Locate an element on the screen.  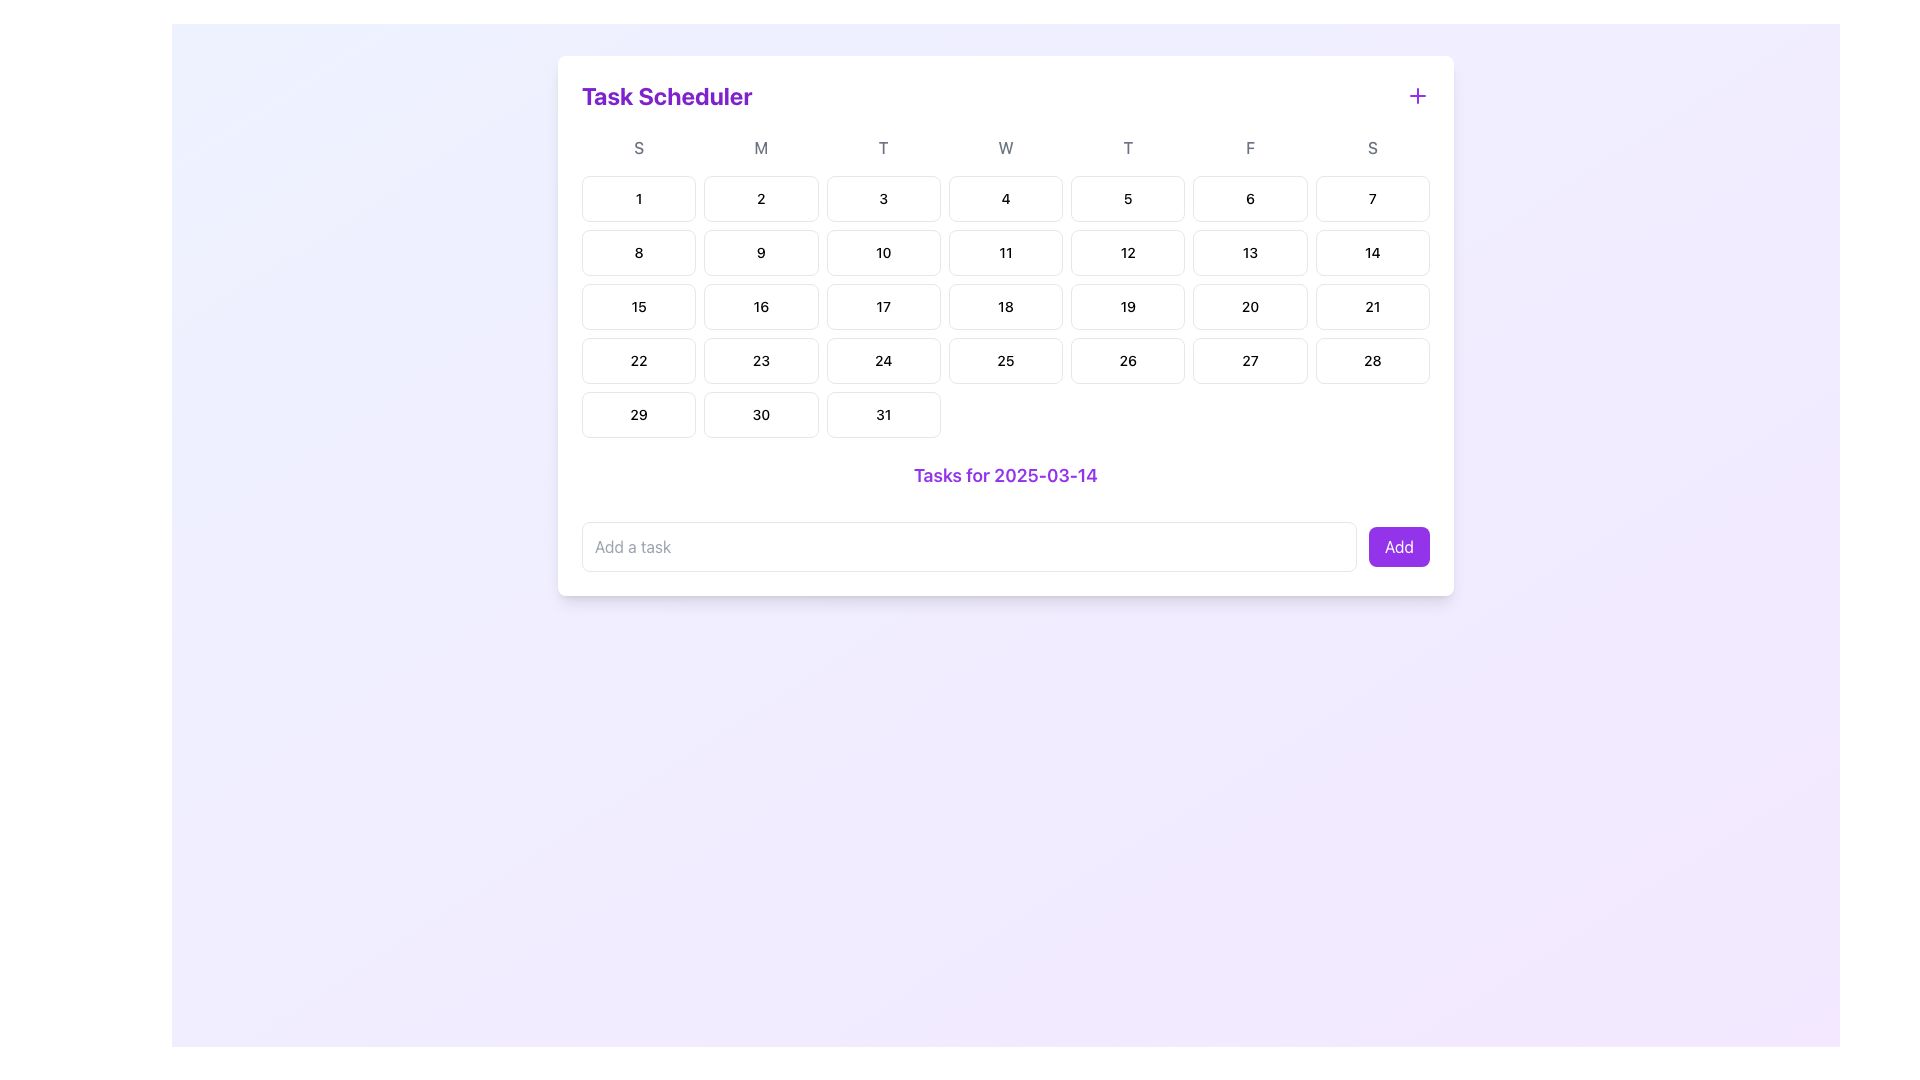
the single-character text 'S' in the calendar header row to understand the column's weekday, positioned in the top-right corner adjacent to 'F' is located at coordinates (1371, 146).